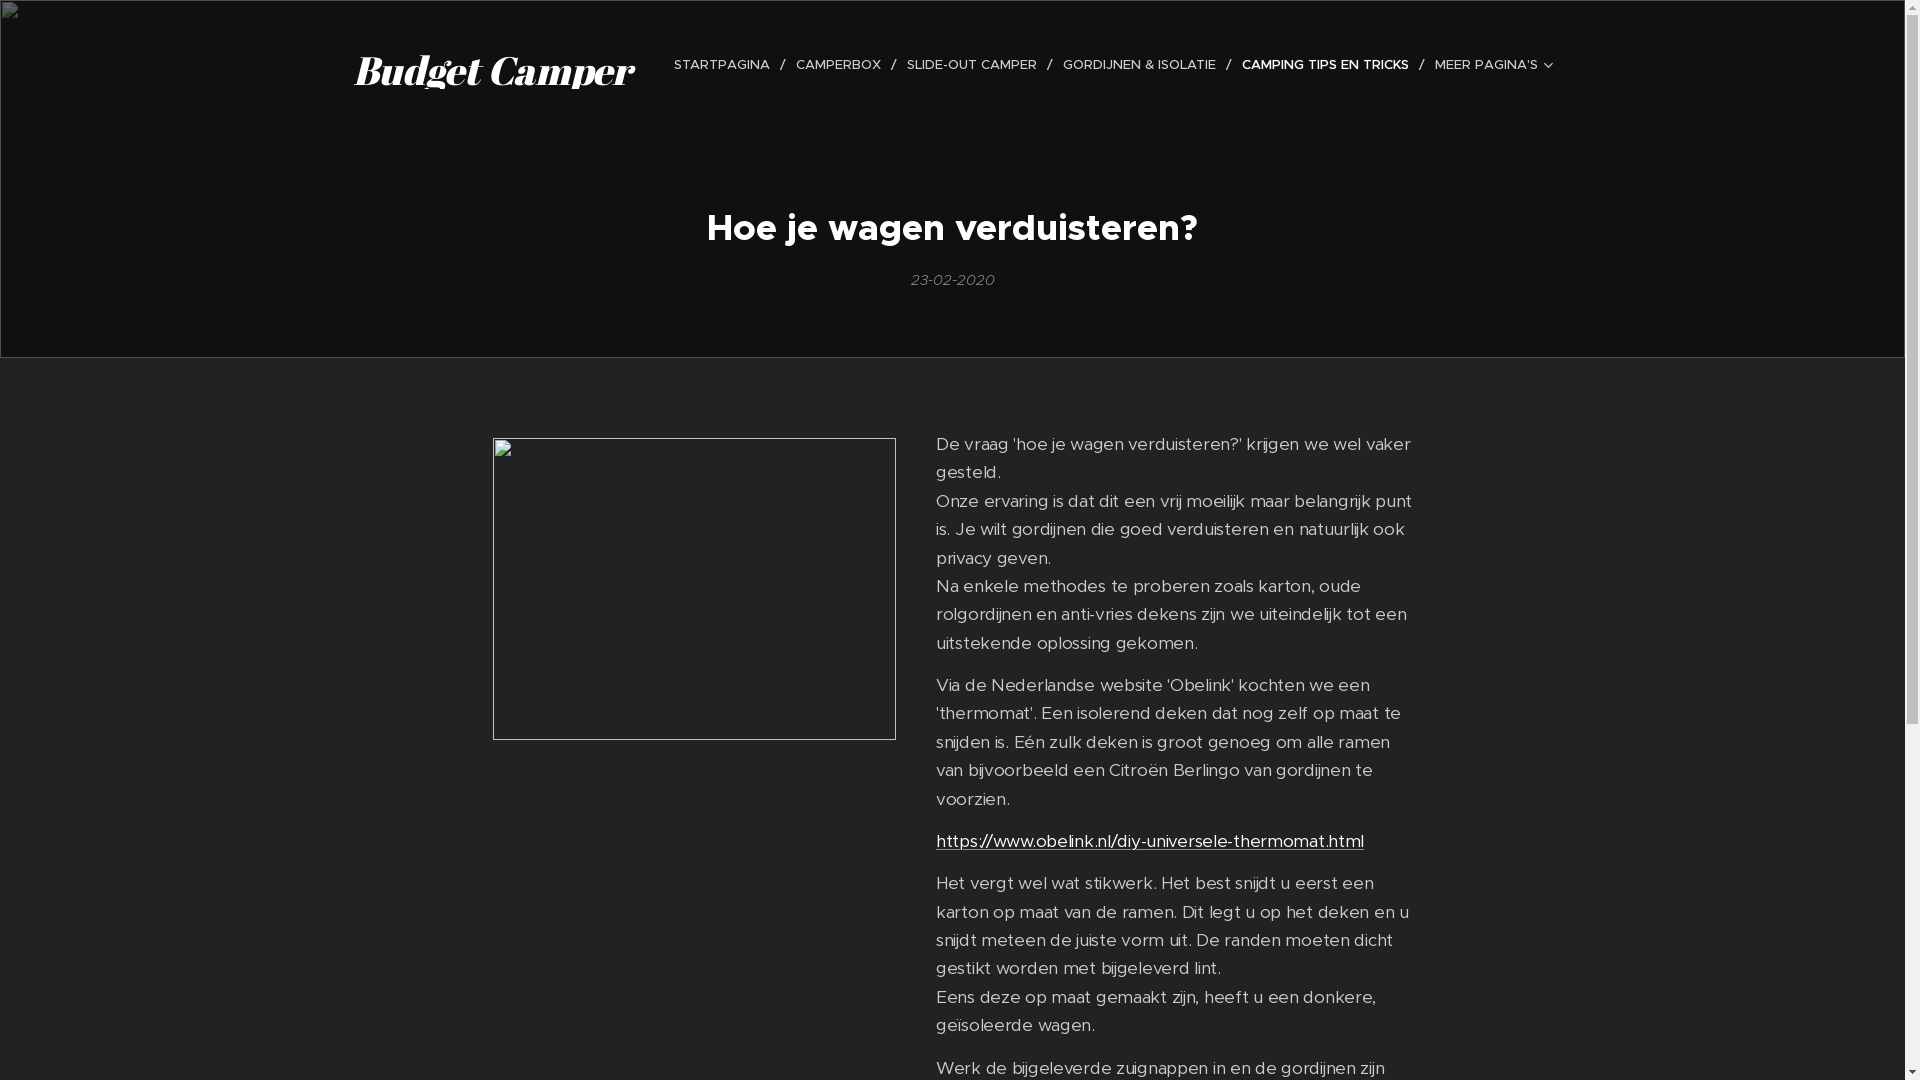 The height and width of the screenshot is (1080, 1920). I want to click on 'STARTPAGINA', so click(725, 64).